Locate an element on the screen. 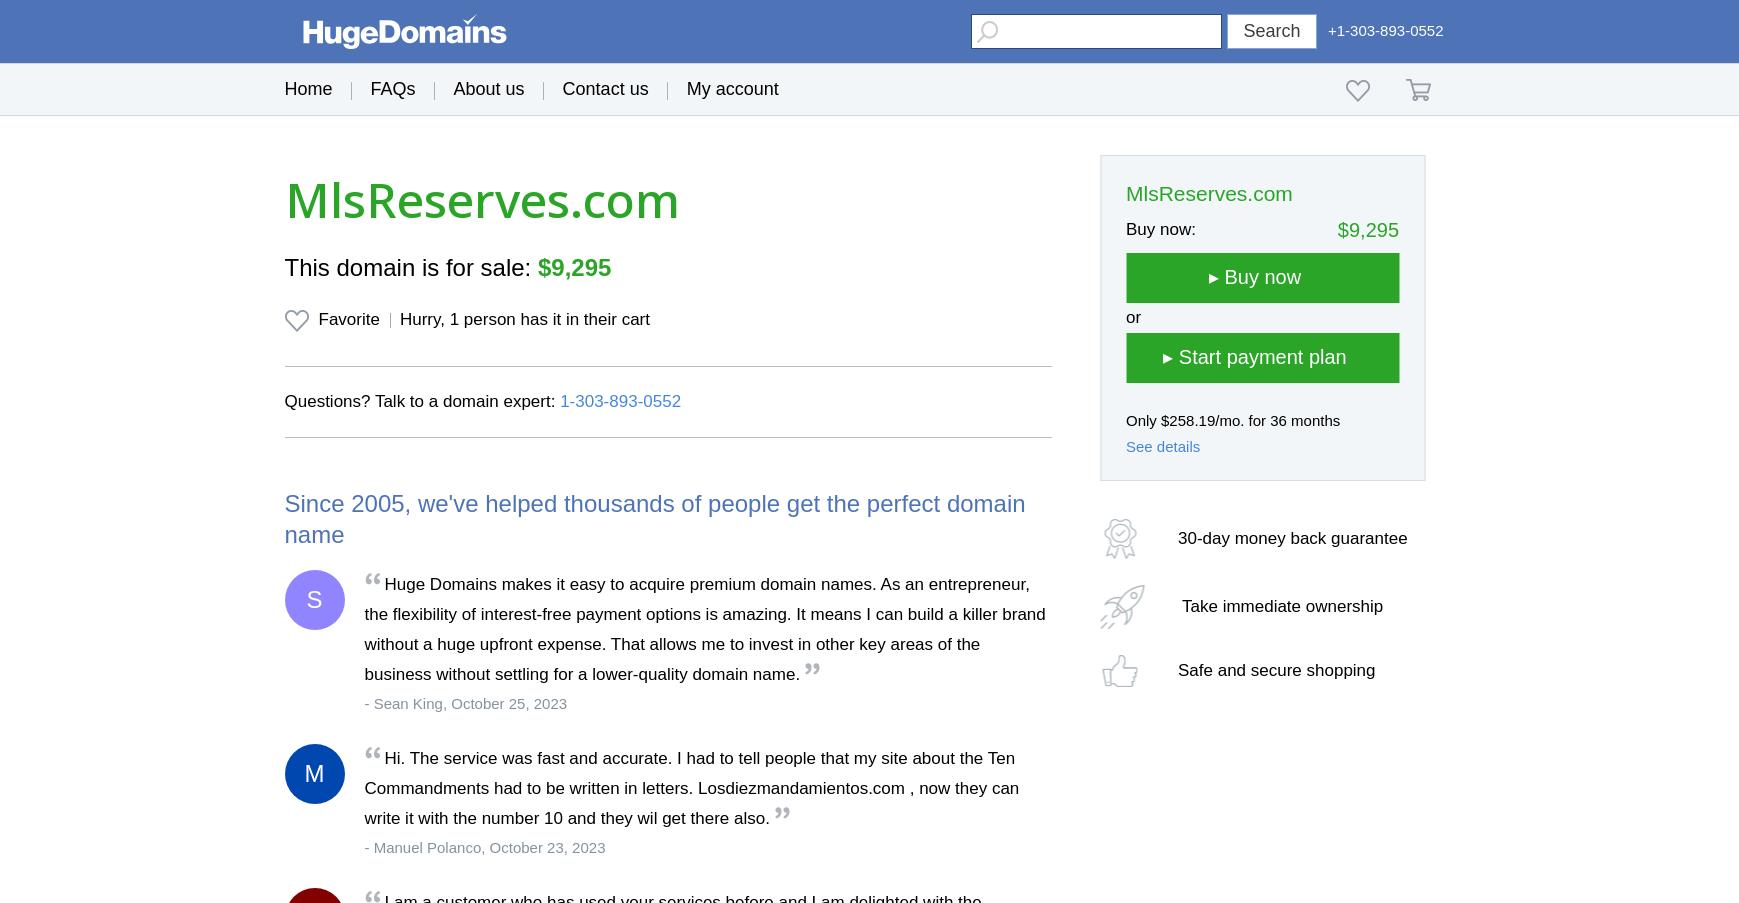 The width and height of the screenshot is (1739, 903). 'Hurry, 1 person has it in their cart' is located at coordinates (523, 318).